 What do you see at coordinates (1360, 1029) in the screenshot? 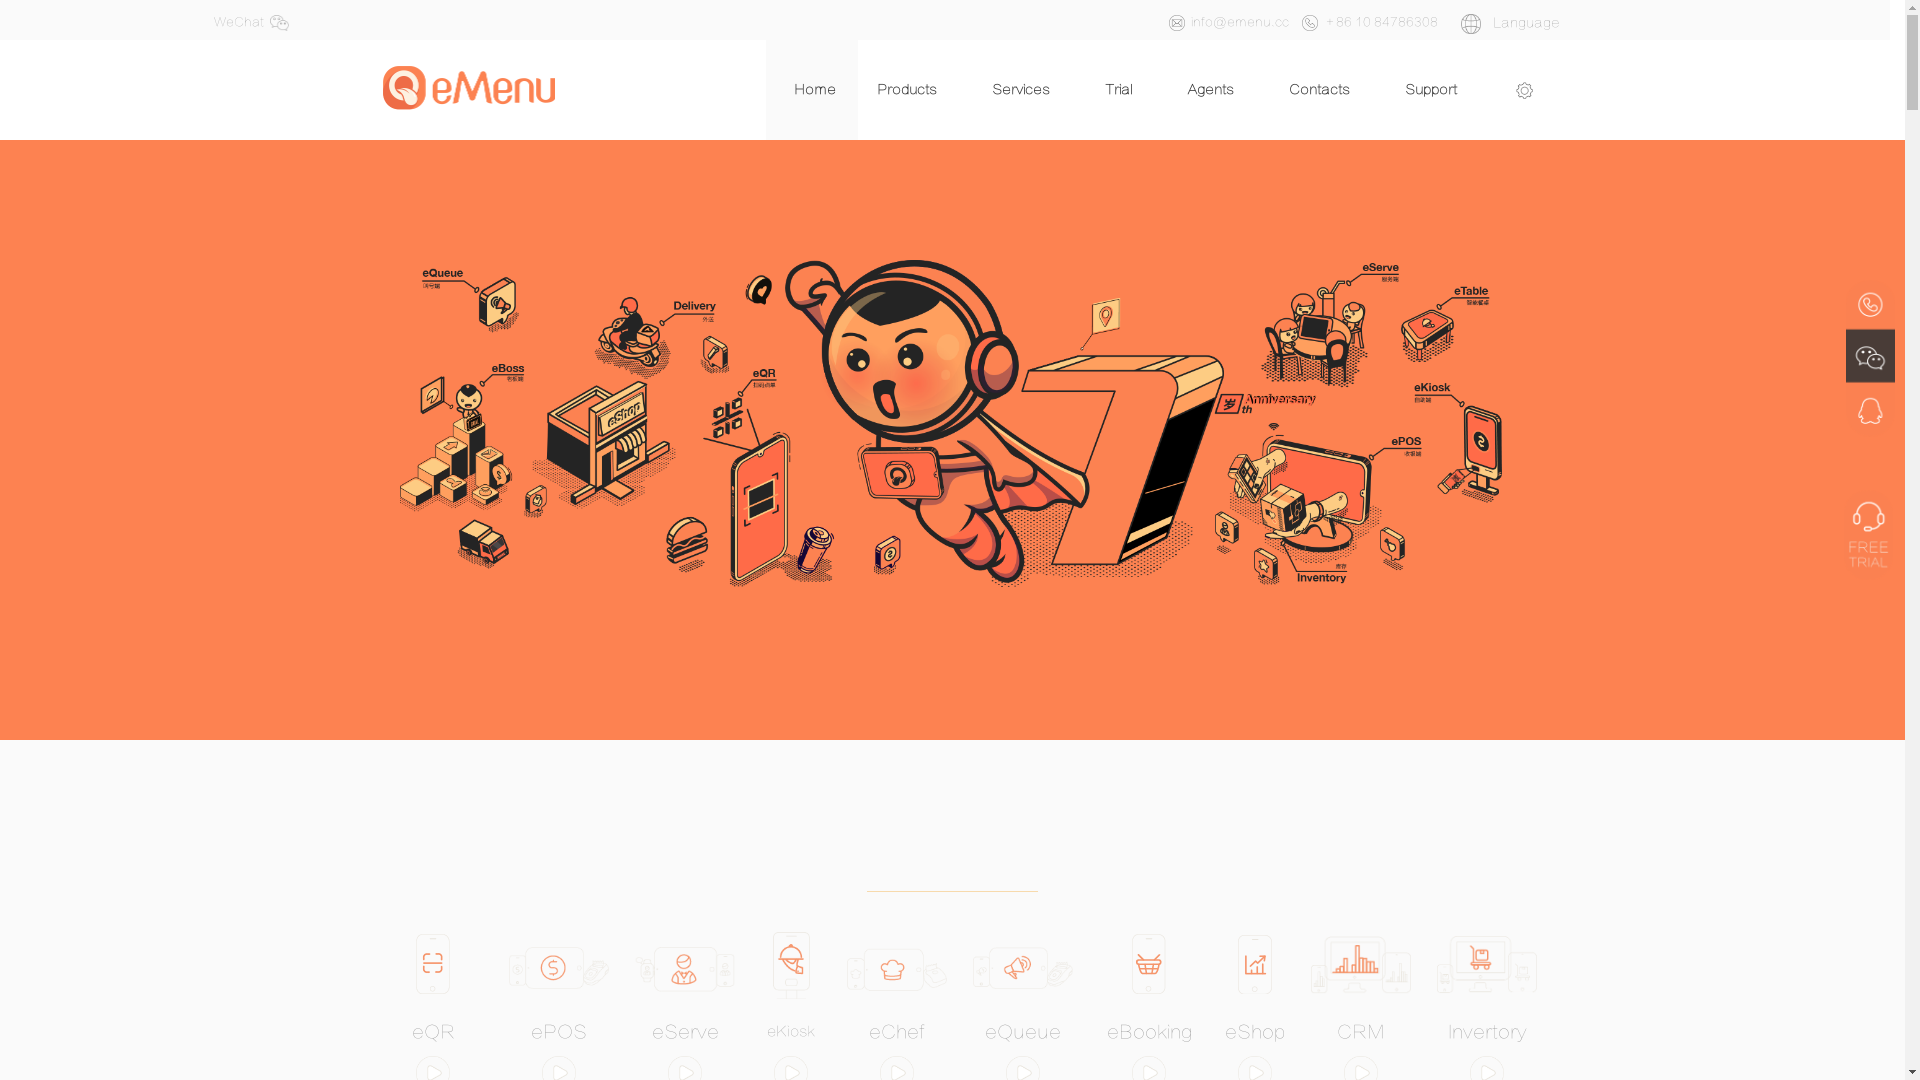
I see `'CRM'` at bounding box center [1360, 1029].